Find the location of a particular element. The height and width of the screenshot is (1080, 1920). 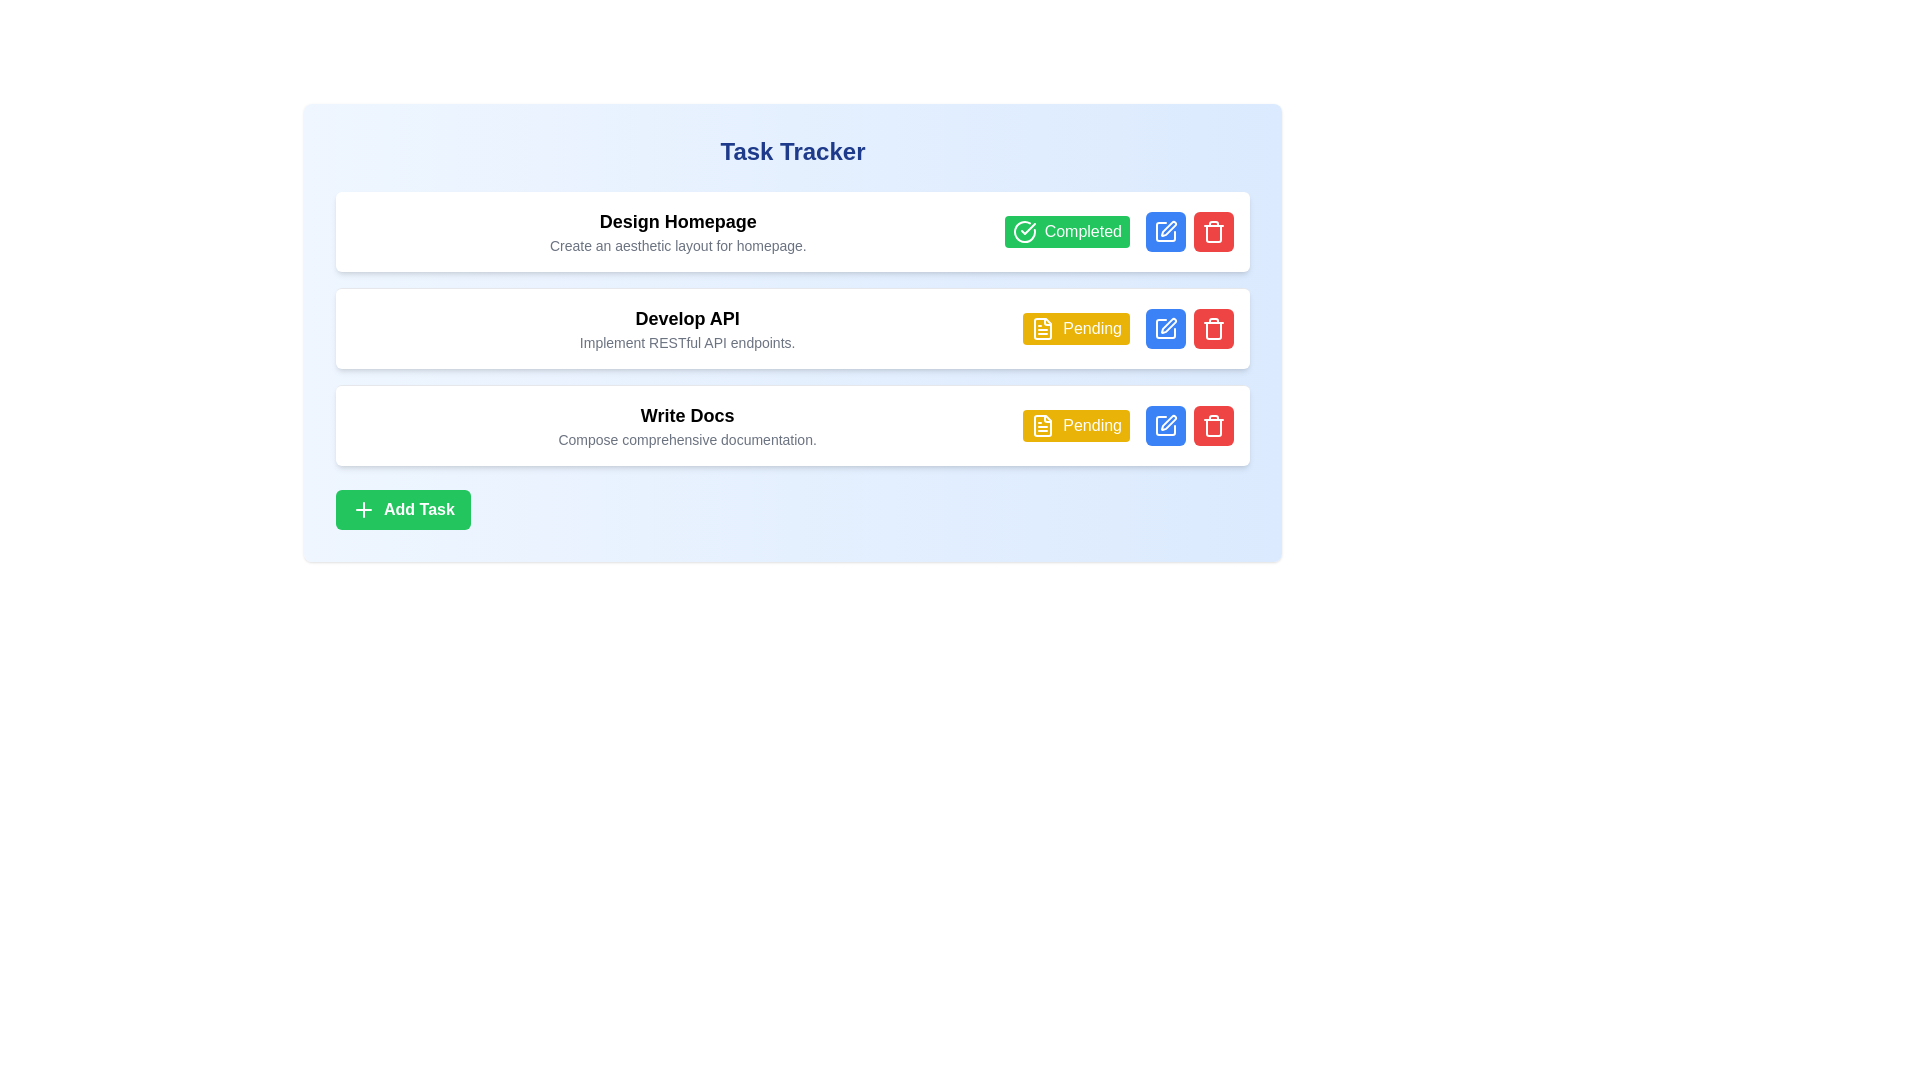

the descriptive subtitle text label located directly beneath the 'Design Homepage' title in the task tracker interface is located at coordinates (678, 245).